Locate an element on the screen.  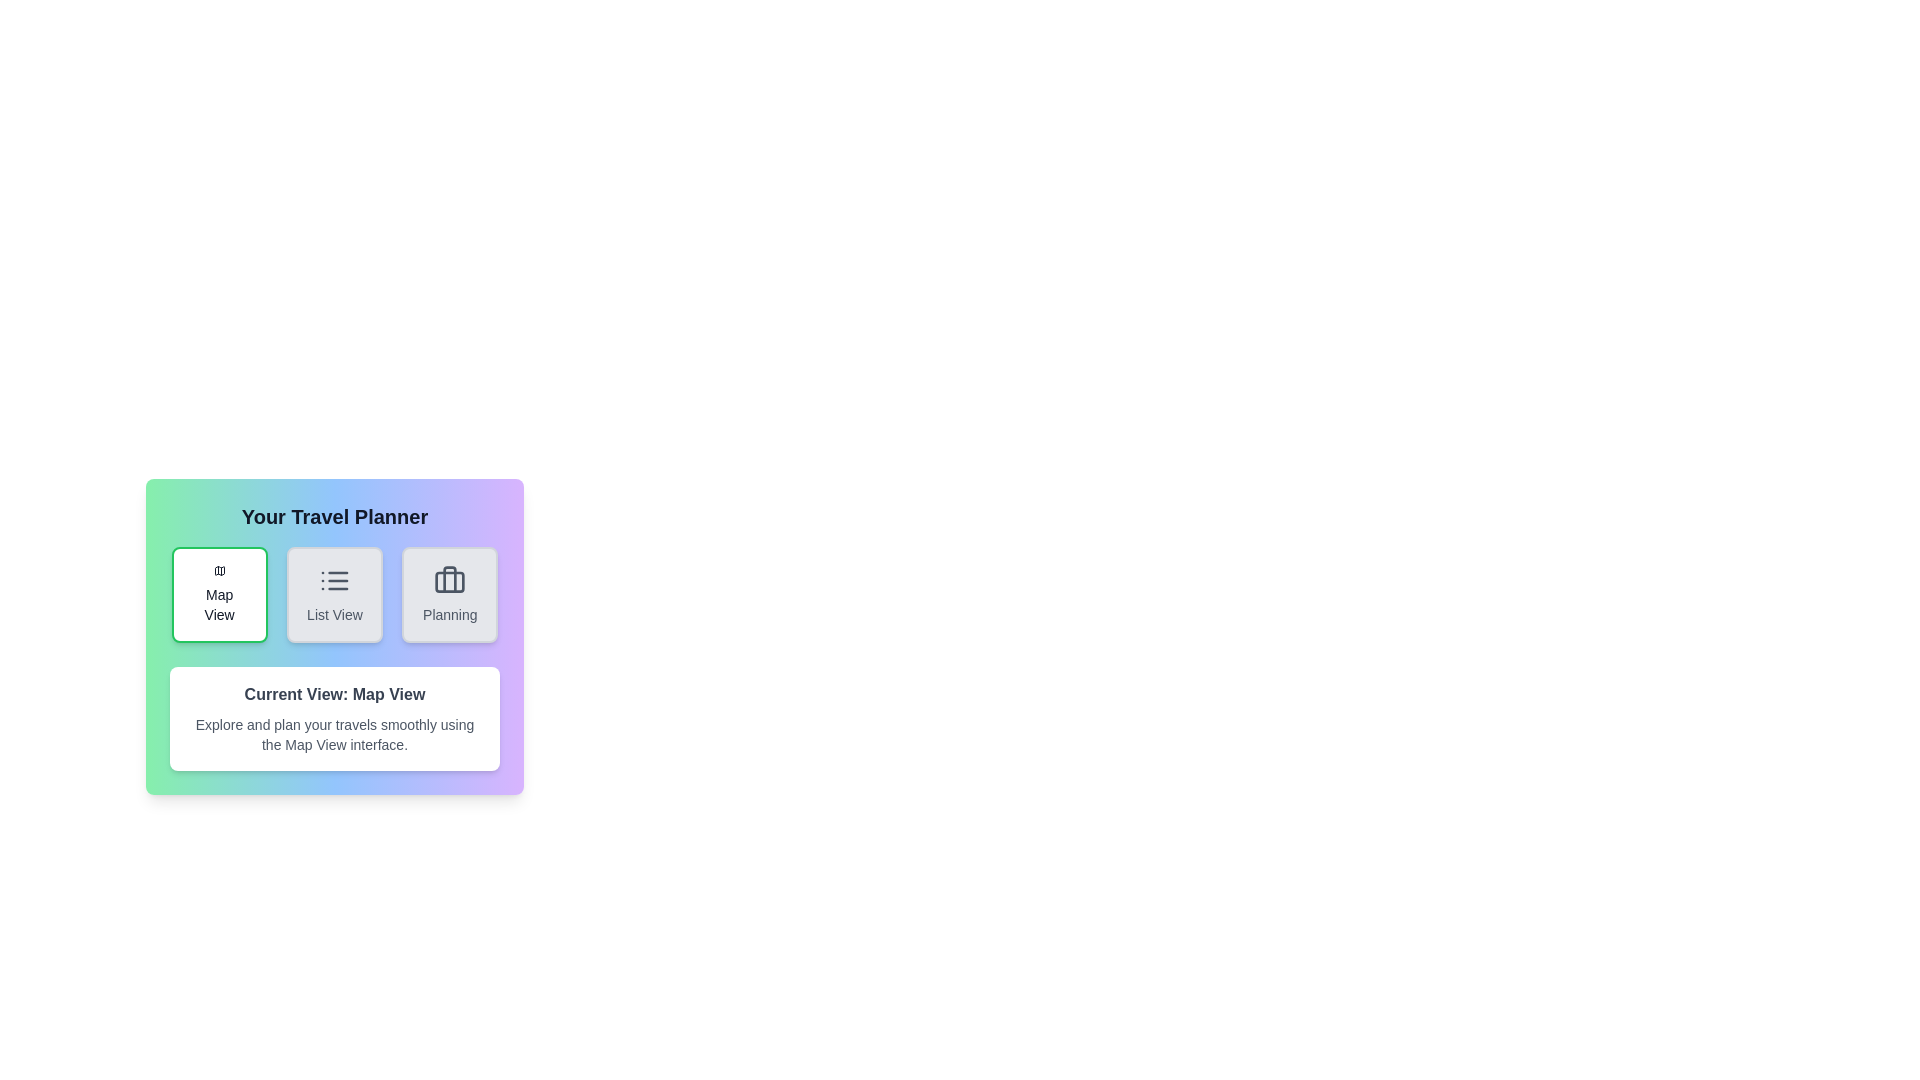
the Planning view by clicking the corresponding button is located at coordinates (449, 593).